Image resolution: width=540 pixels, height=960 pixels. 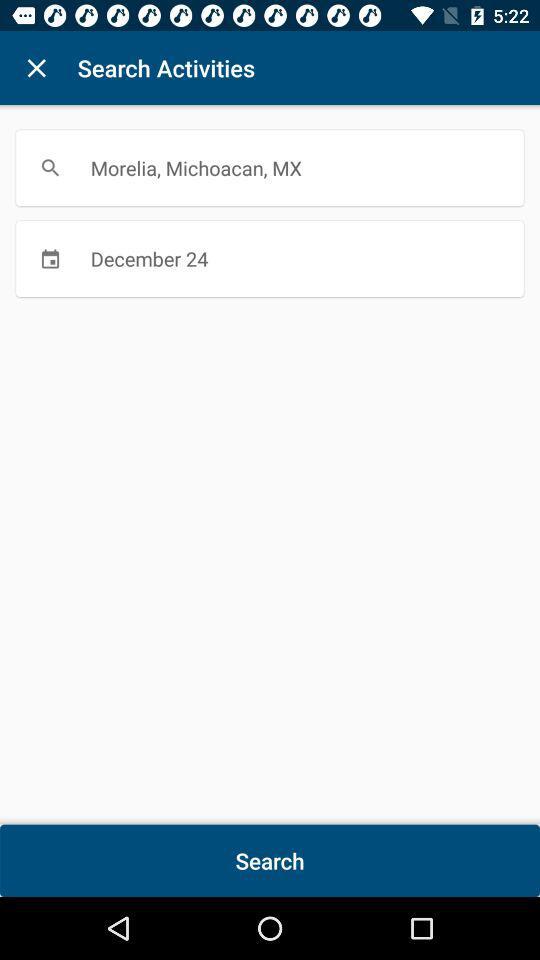 What do you see at coordinates (270, 167) in the screenshot?
I see `morelia, michoacan, mx` at bounding box center [270, 167].